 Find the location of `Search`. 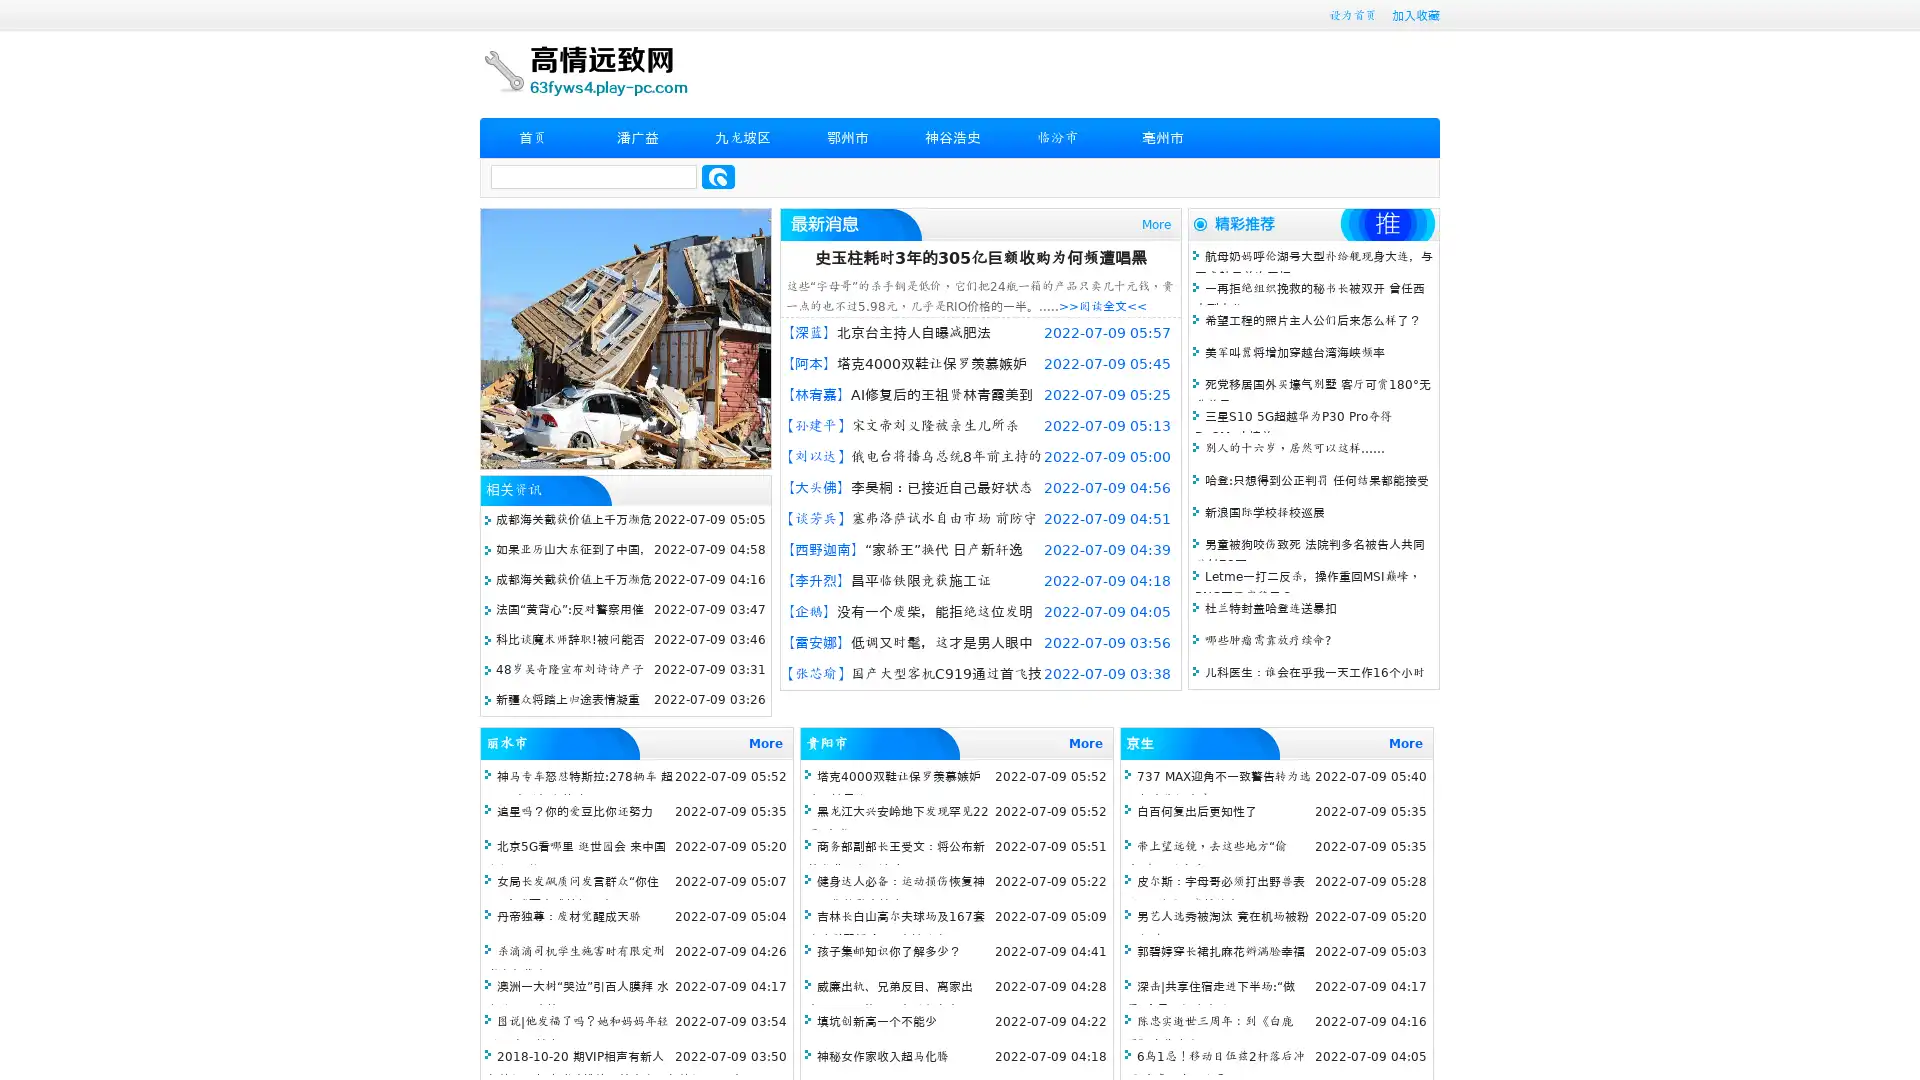

Search is located at coordinates (718, 176).